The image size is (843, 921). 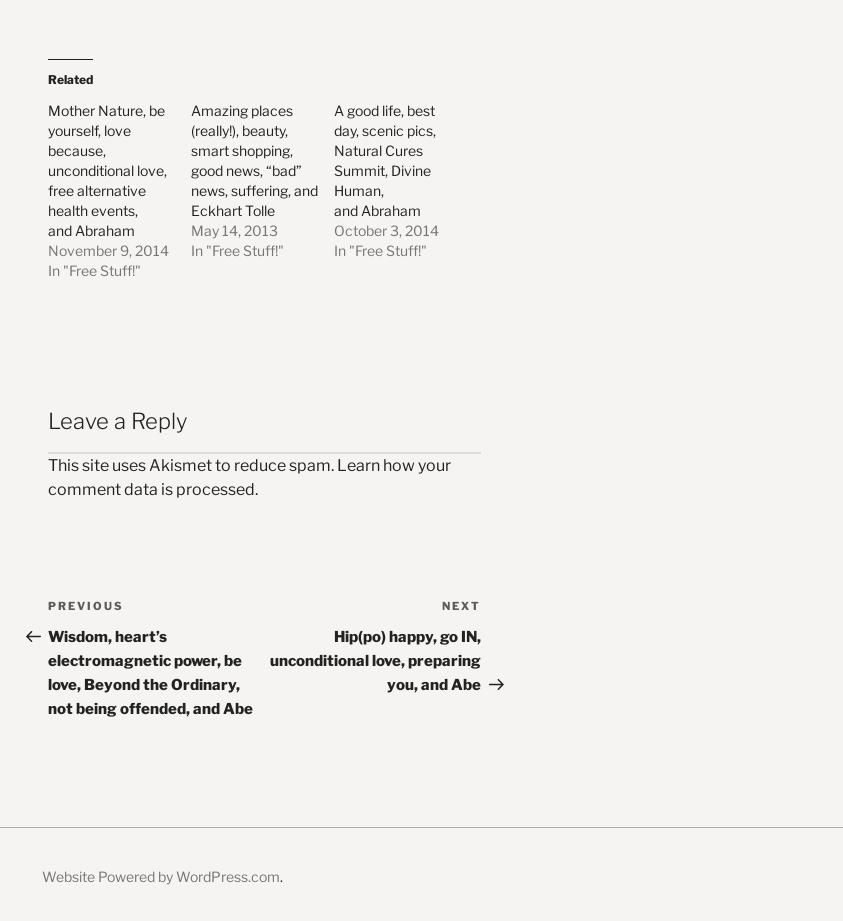 What do you see at coordinates (192, 463) in the screenshot?
I see `'This site uses Akismet to reduce spam.'` at bounding box center [192, 463].